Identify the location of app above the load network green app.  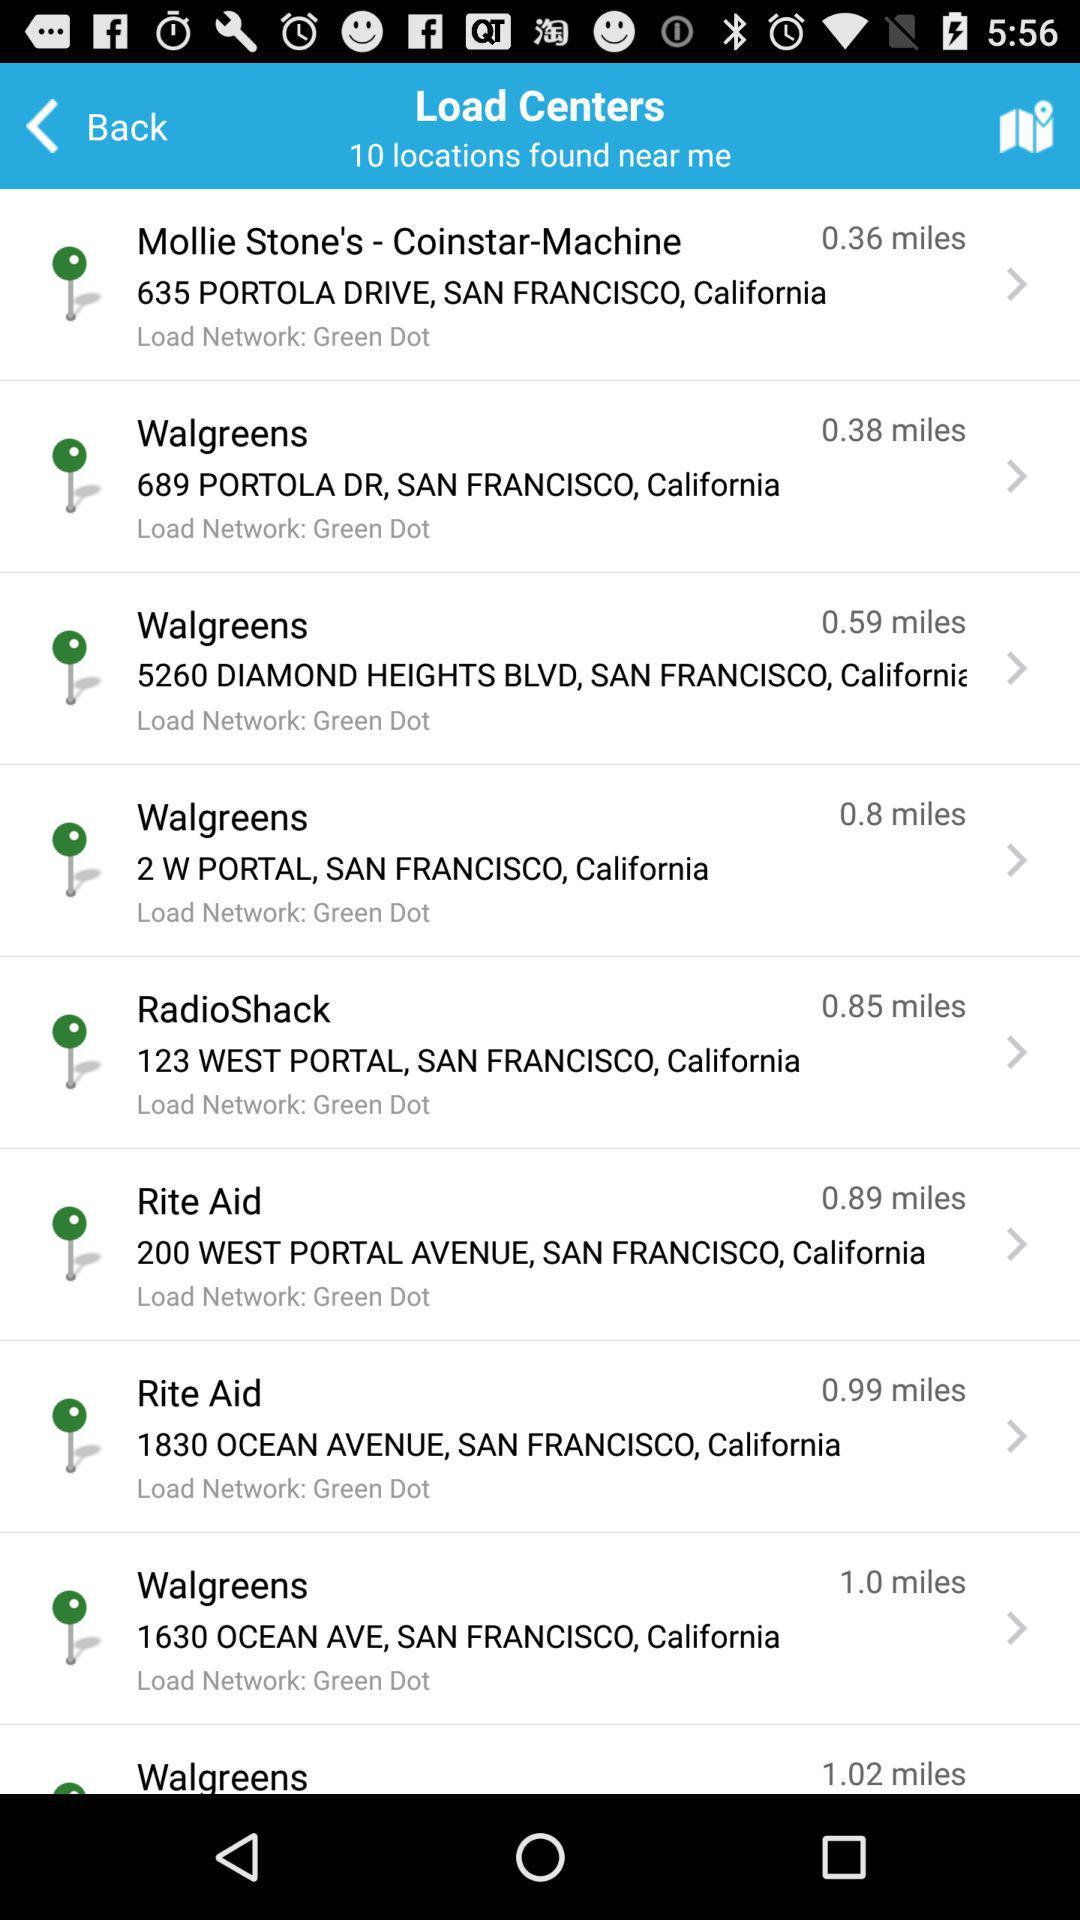
(551, 290).